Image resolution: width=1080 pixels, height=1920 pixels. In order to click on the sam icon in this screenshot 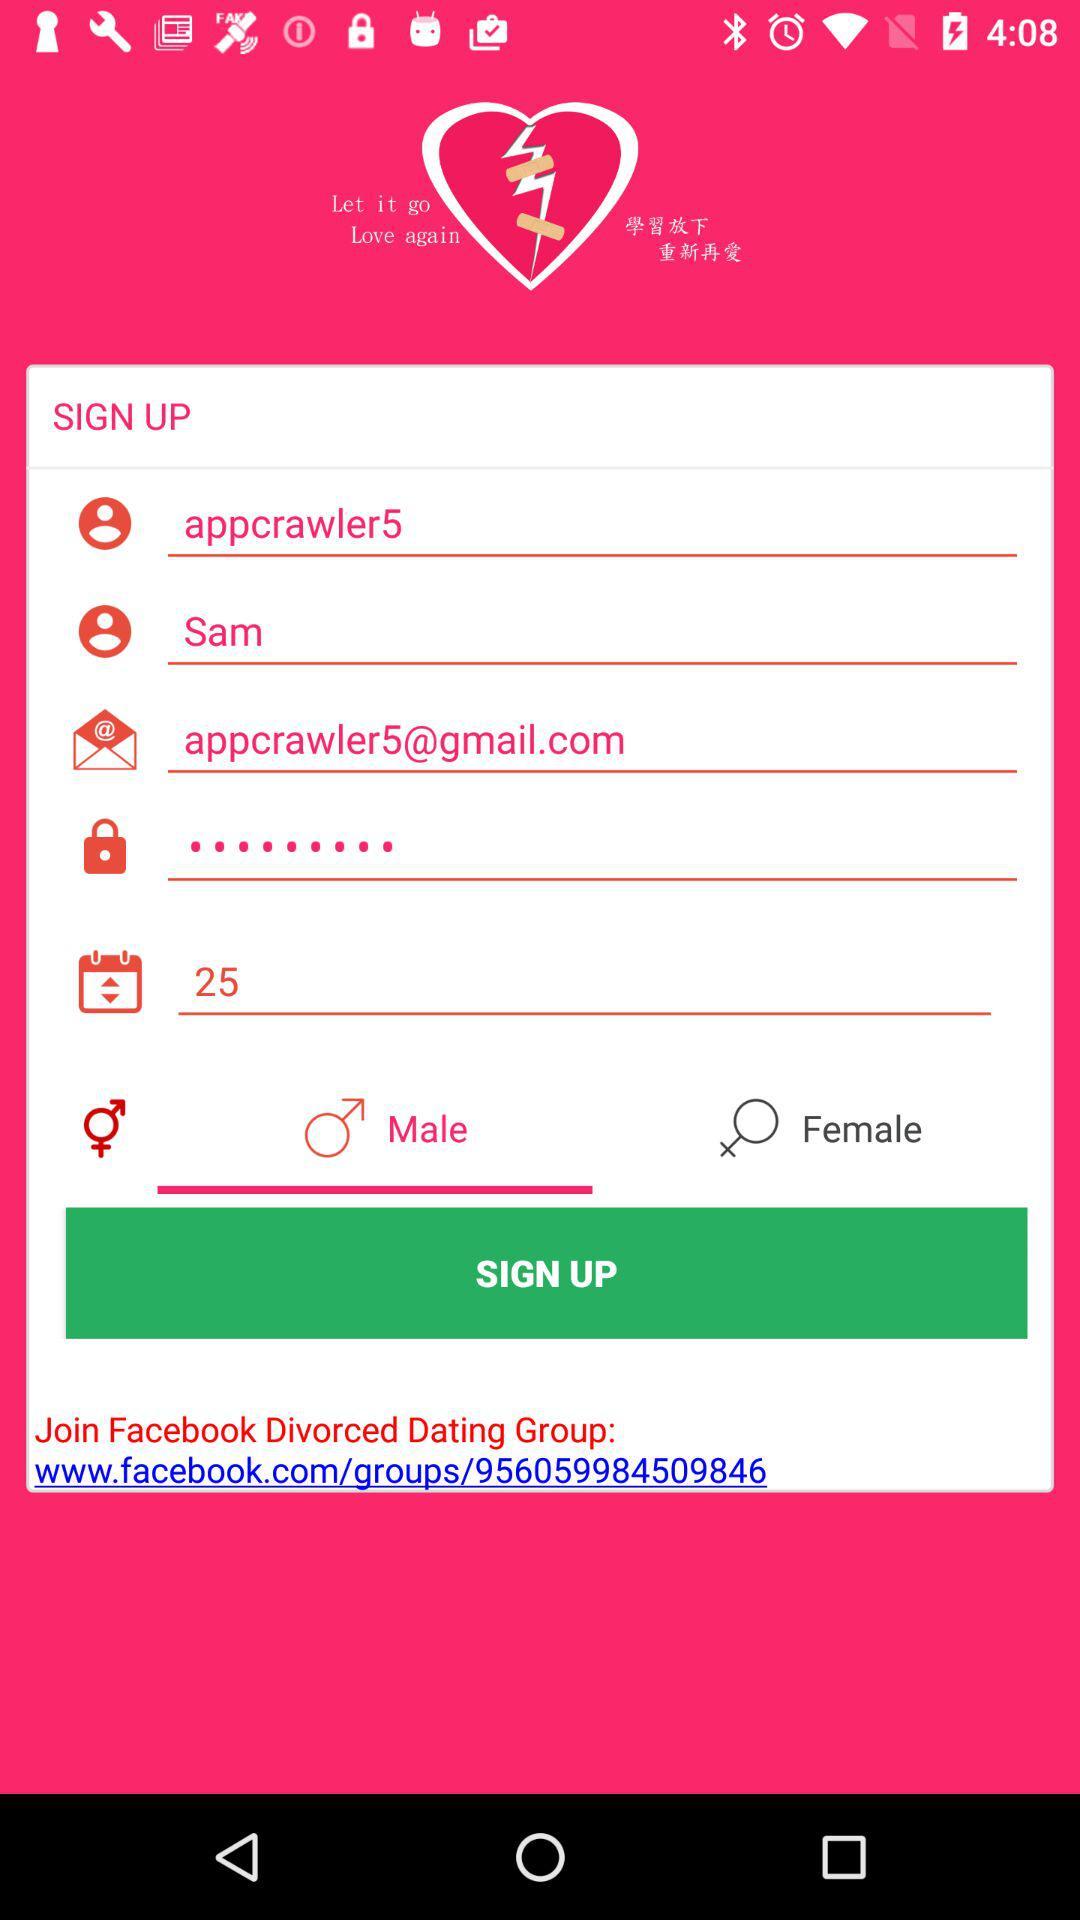, I will do `click(591, 630)`.